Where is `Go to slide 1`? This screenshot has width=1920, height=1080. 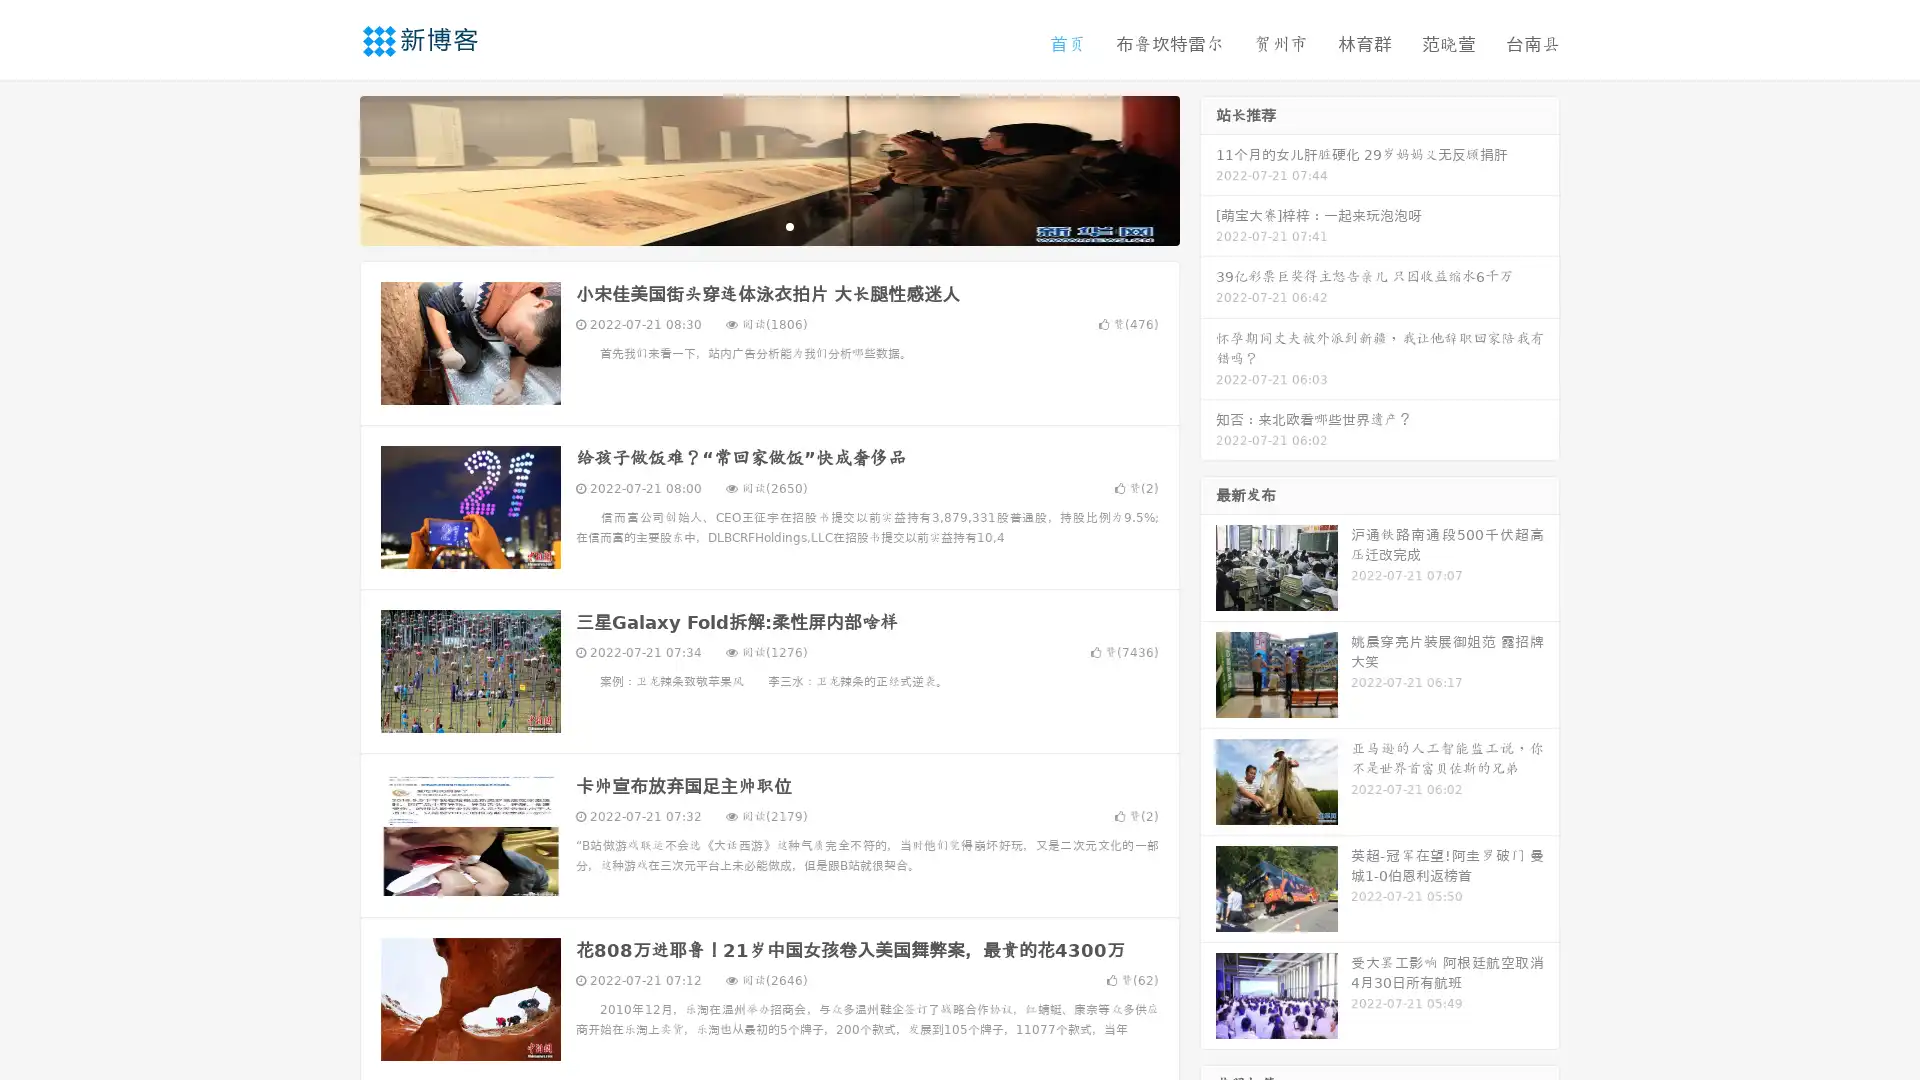
Go to slide 1 is located at coordinates (748, 225).